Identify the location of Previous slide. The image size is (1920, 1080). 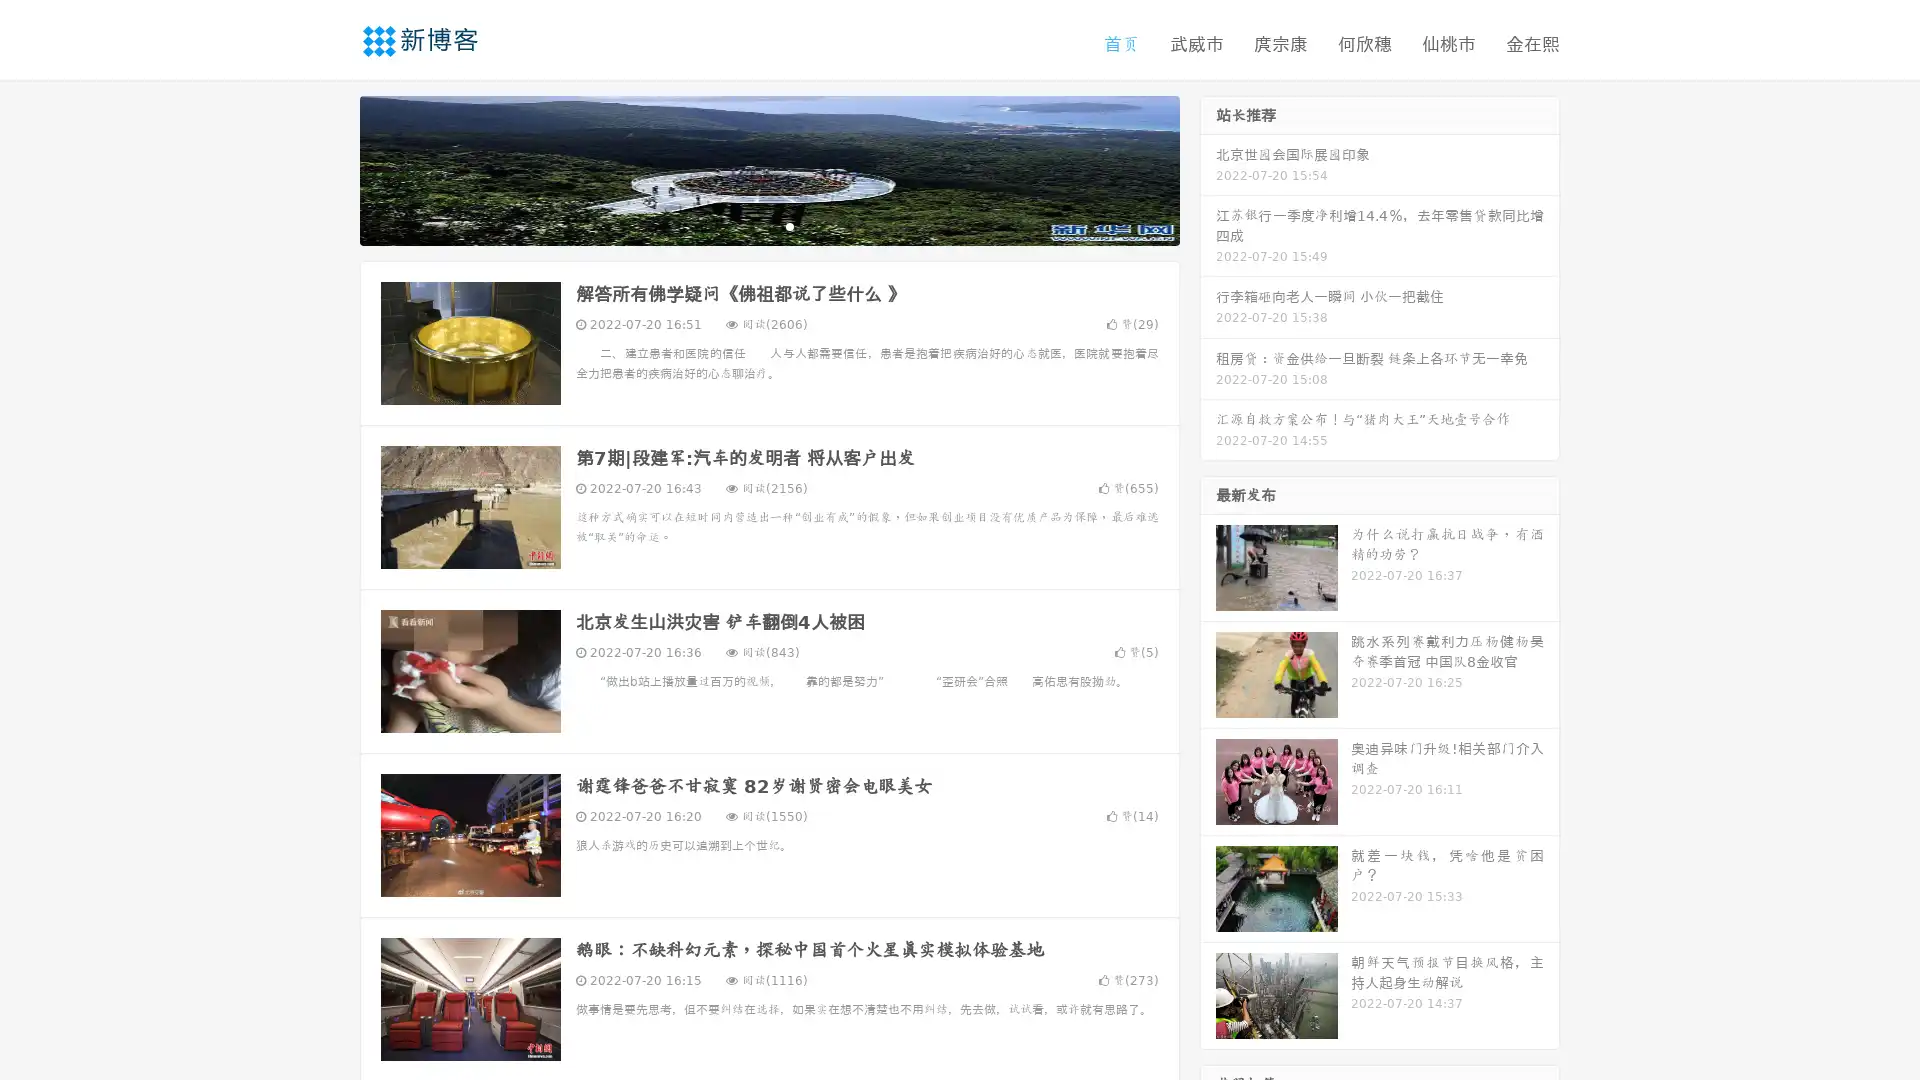
(330, 168).